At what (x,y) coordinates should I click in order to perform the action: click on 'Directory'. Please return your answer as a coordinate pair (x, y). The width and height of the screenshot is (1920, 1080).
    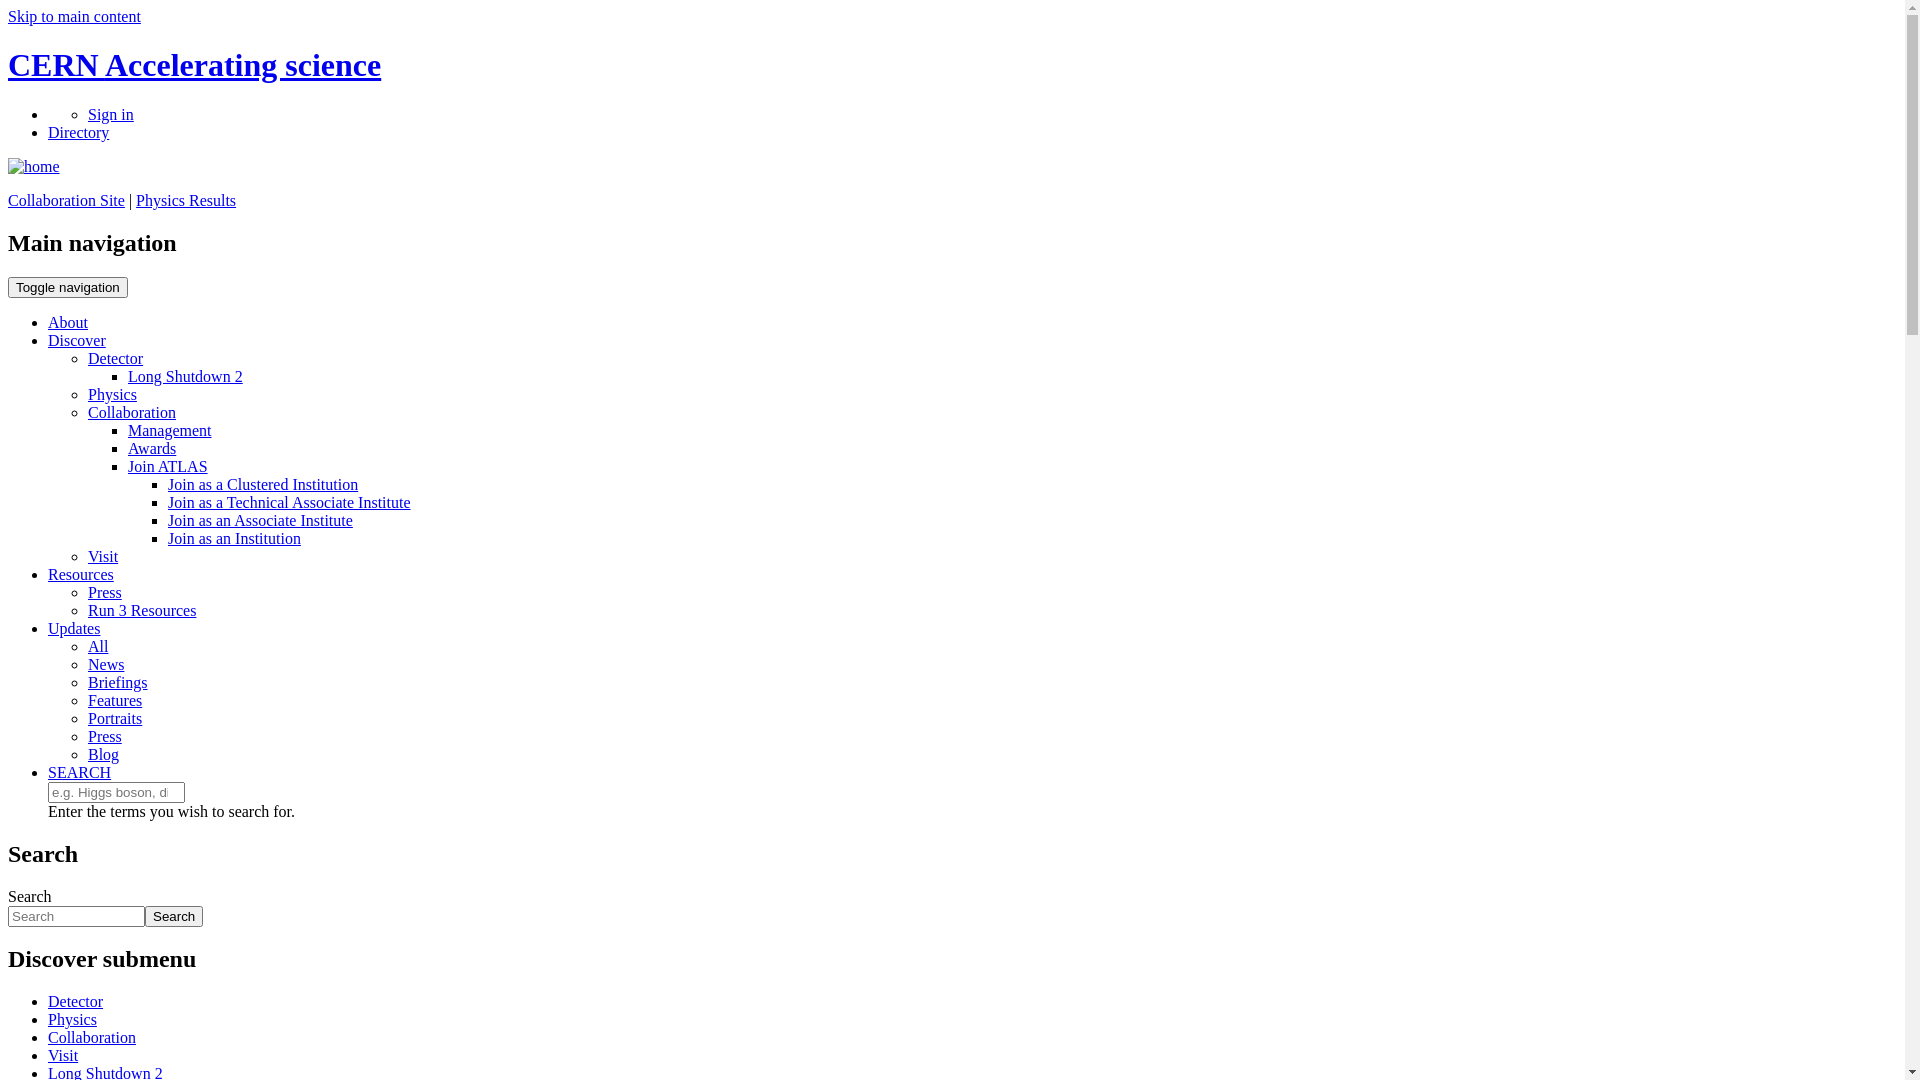
    Looking at the image, I should click on (78, 132).